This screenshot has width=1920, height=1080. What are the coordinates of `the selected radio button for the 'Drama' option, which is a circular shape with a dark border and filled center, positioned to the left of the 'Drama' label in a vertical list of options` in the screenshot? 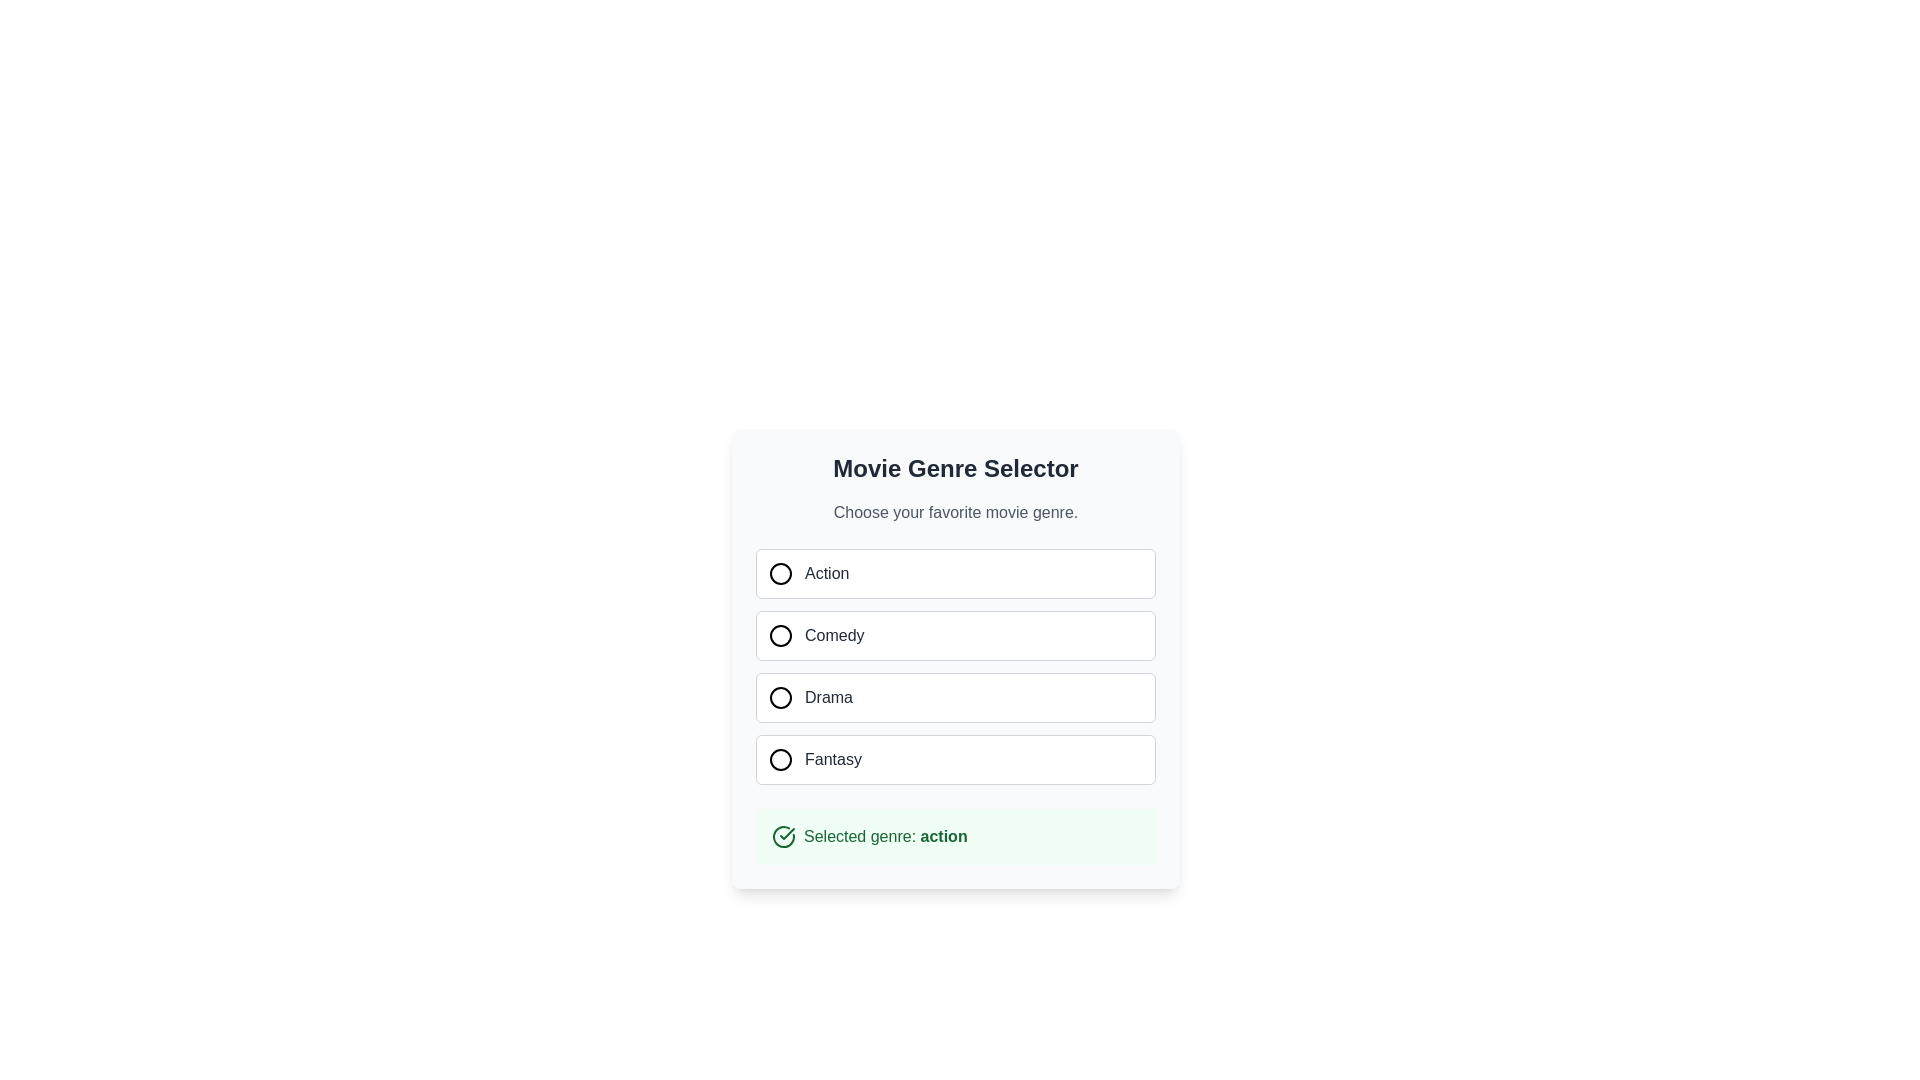 It's located at (780, 697).